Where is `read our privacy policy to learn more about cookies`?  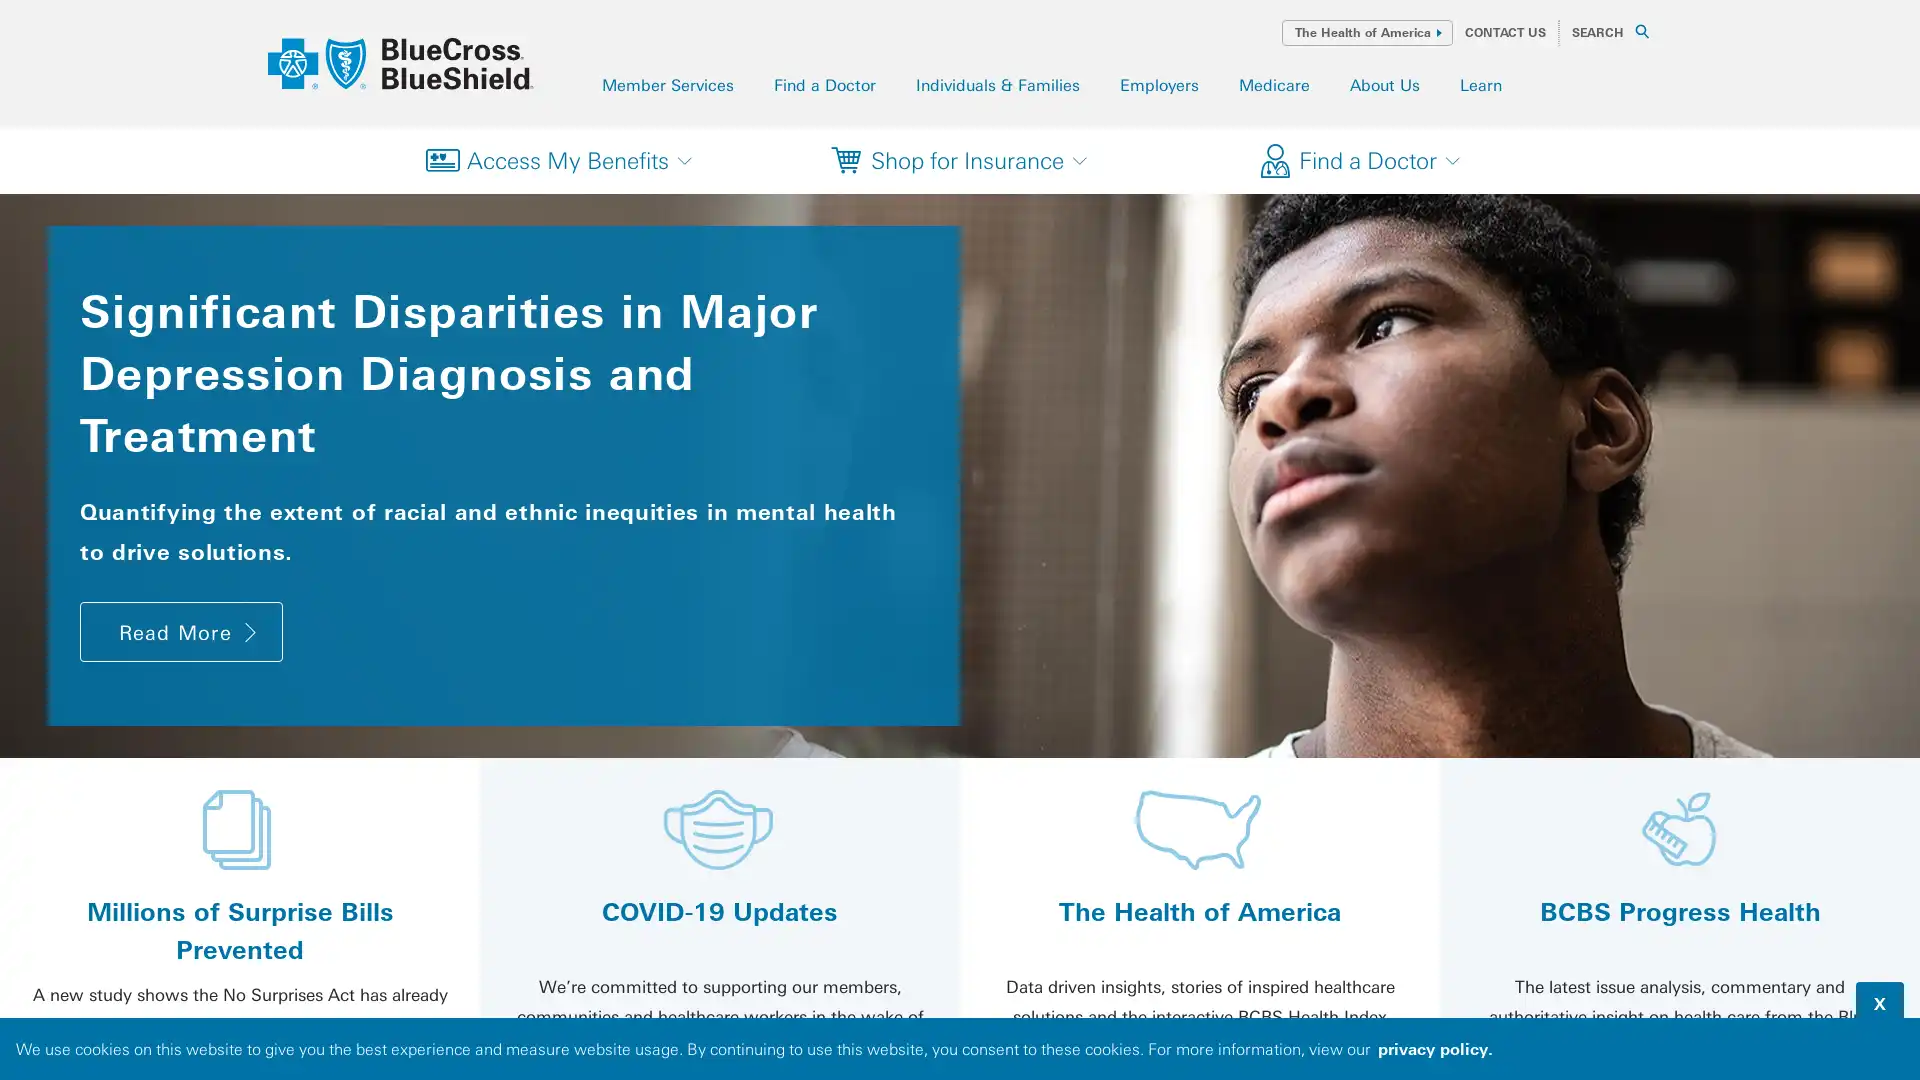 read our privacy policy to learn more about cookies is located at coordinates (1434, 1047).